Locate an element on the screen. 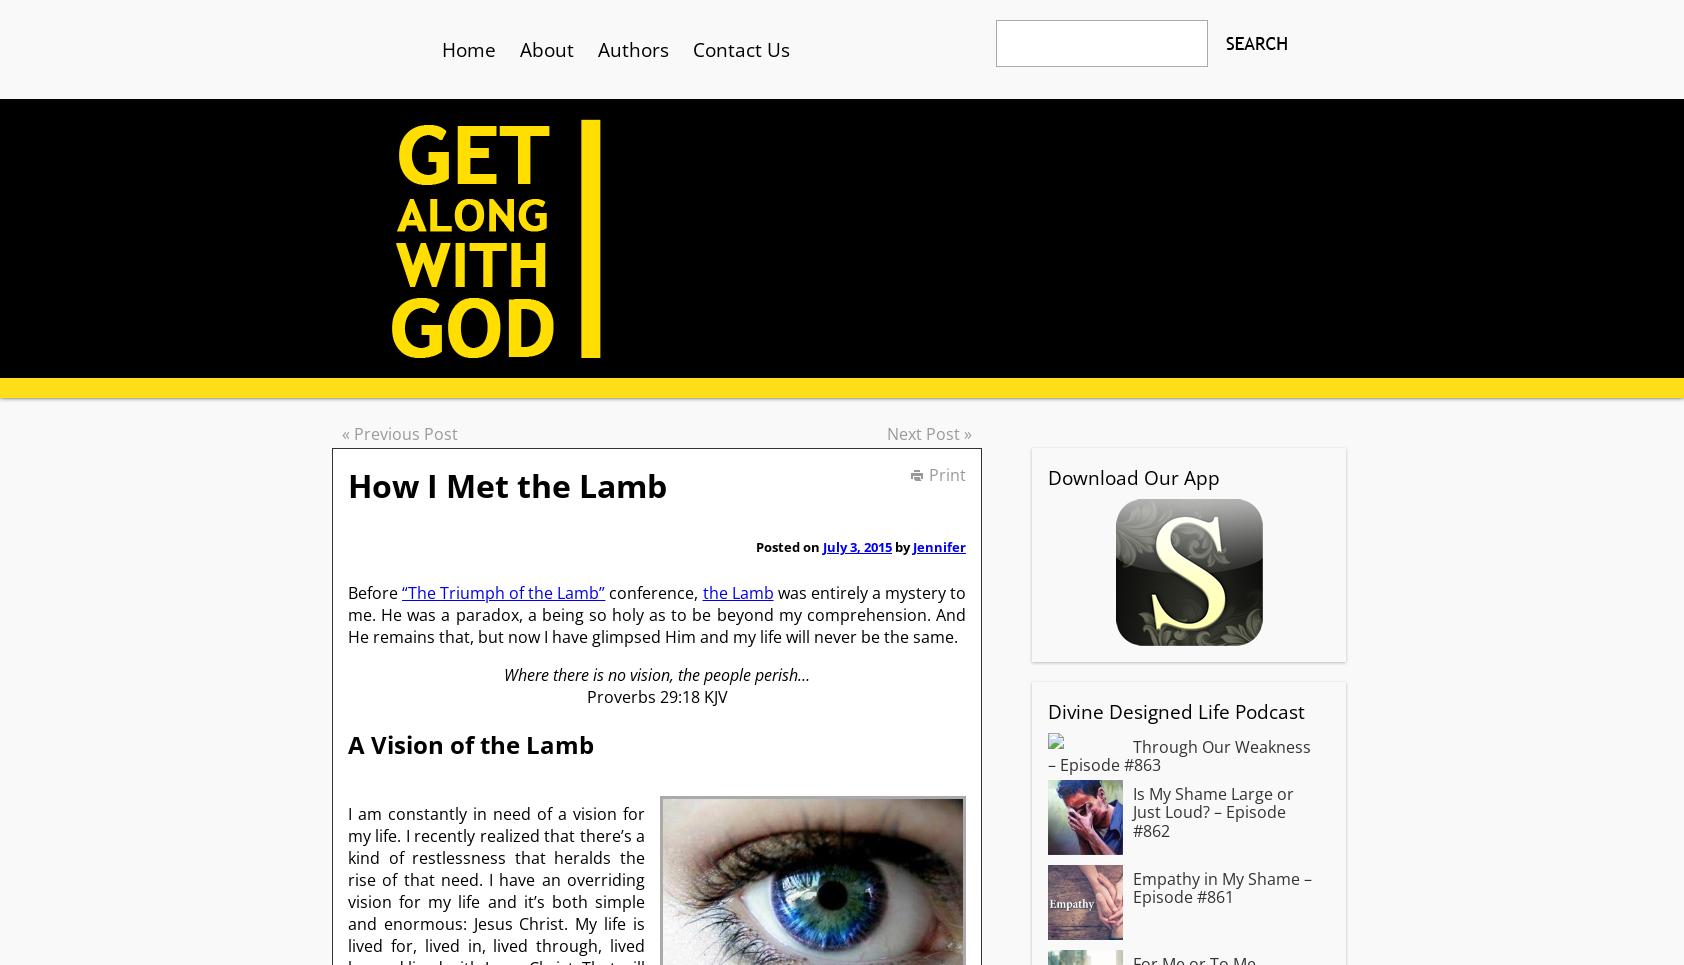  'How I Met the Lamb' is located at coordinates (506, 485).